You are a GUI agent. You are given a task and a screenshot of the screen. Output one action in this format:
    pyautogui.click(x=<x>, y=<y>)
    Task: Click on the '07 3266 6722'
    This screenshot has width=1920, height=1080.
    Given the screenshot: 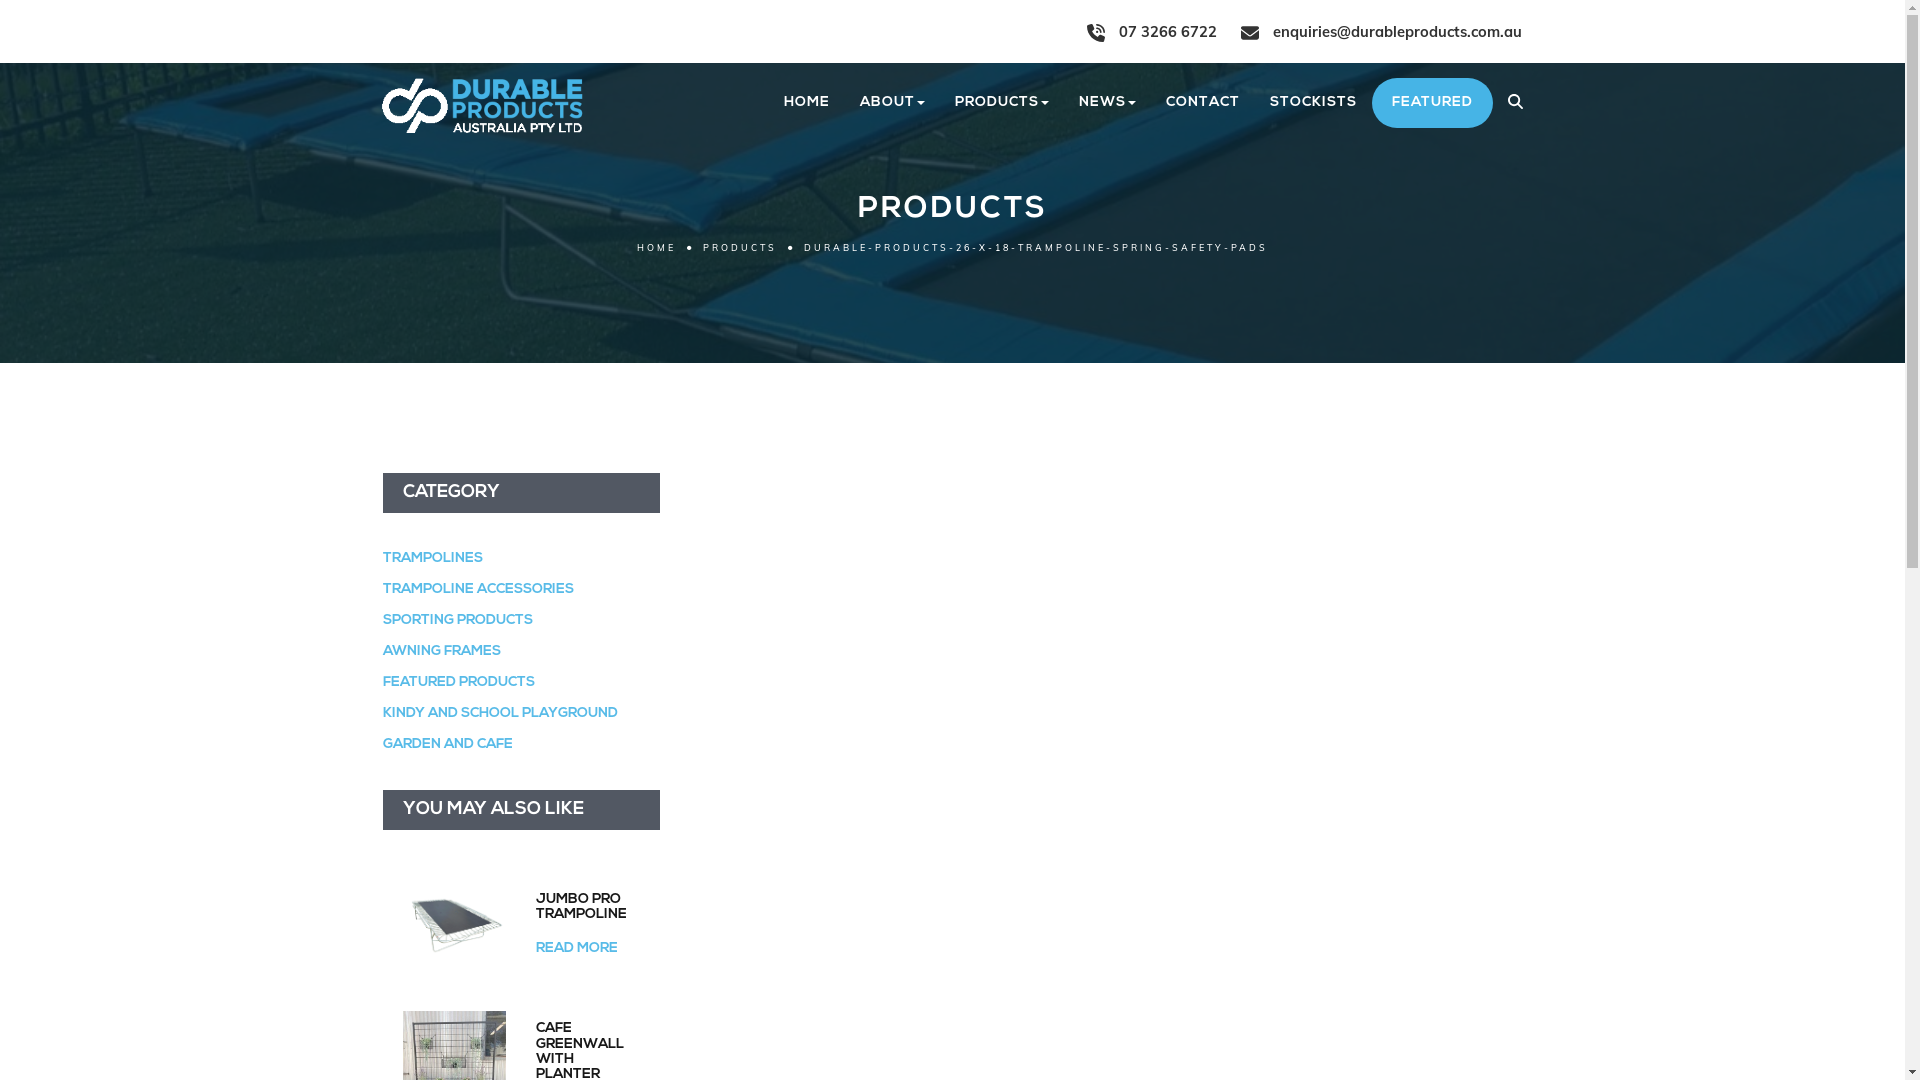 What is the action you would take?
    pyautogui.click(x=1084, y=31)
    